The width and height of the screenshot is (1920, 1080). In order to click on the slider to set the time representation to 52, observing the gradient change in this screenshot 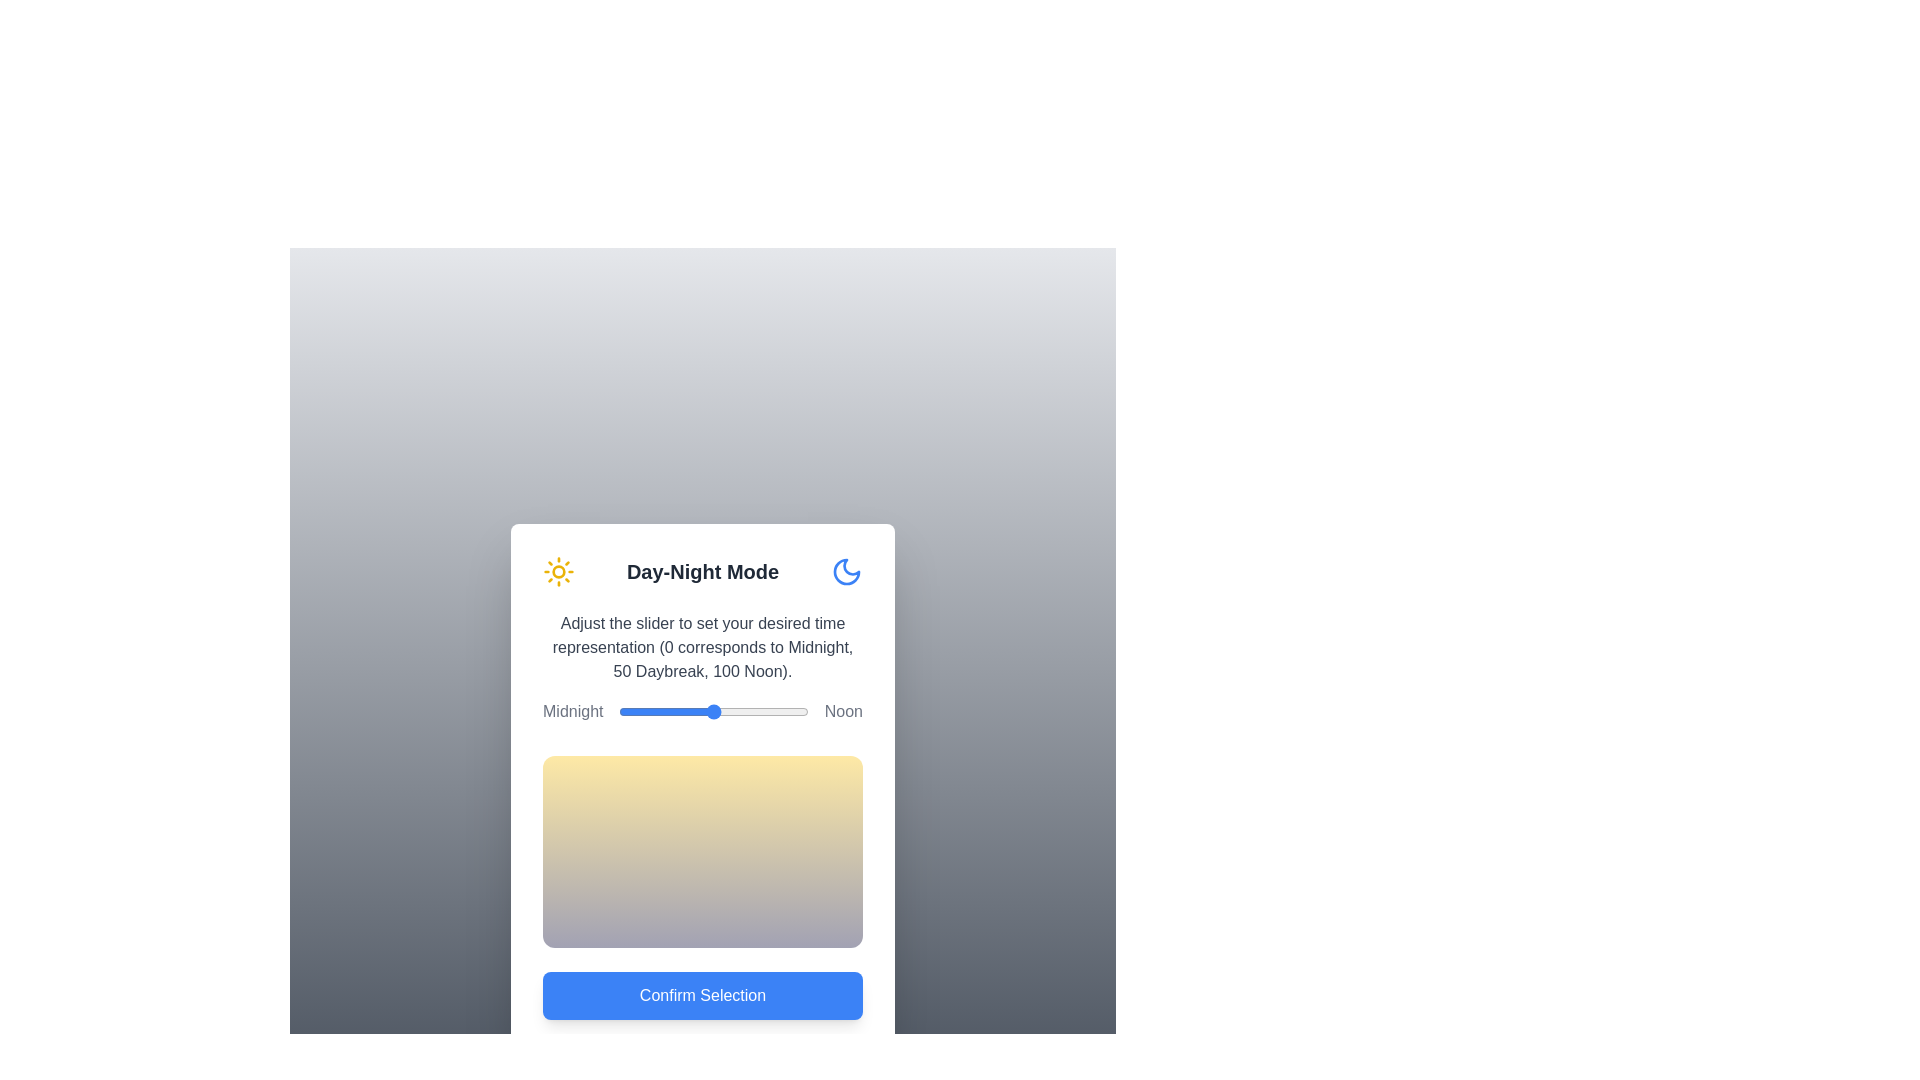, I will do `click(717, 711)`.